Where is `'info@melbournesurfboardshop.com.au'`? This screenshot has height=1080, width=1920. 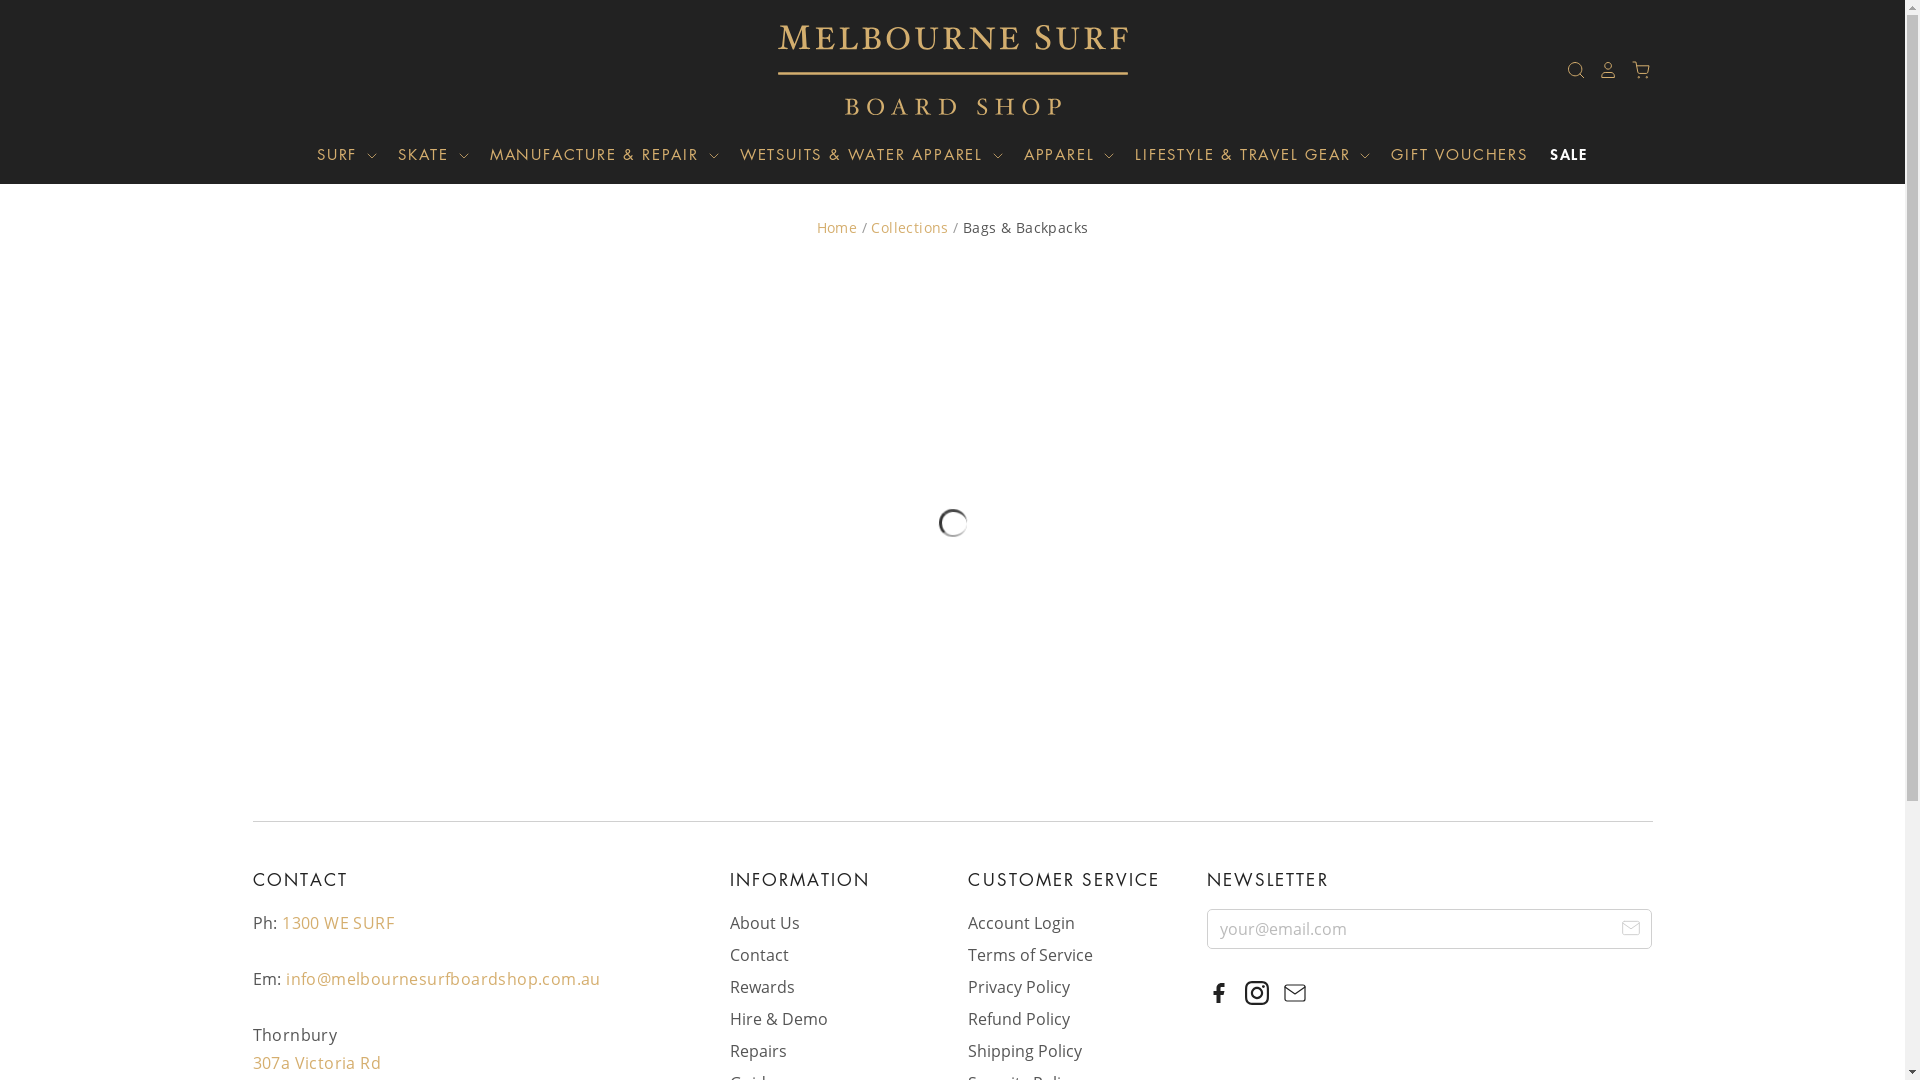 'info@melbournesurfboardshop.com.au' is located at coordinates (442, 978).